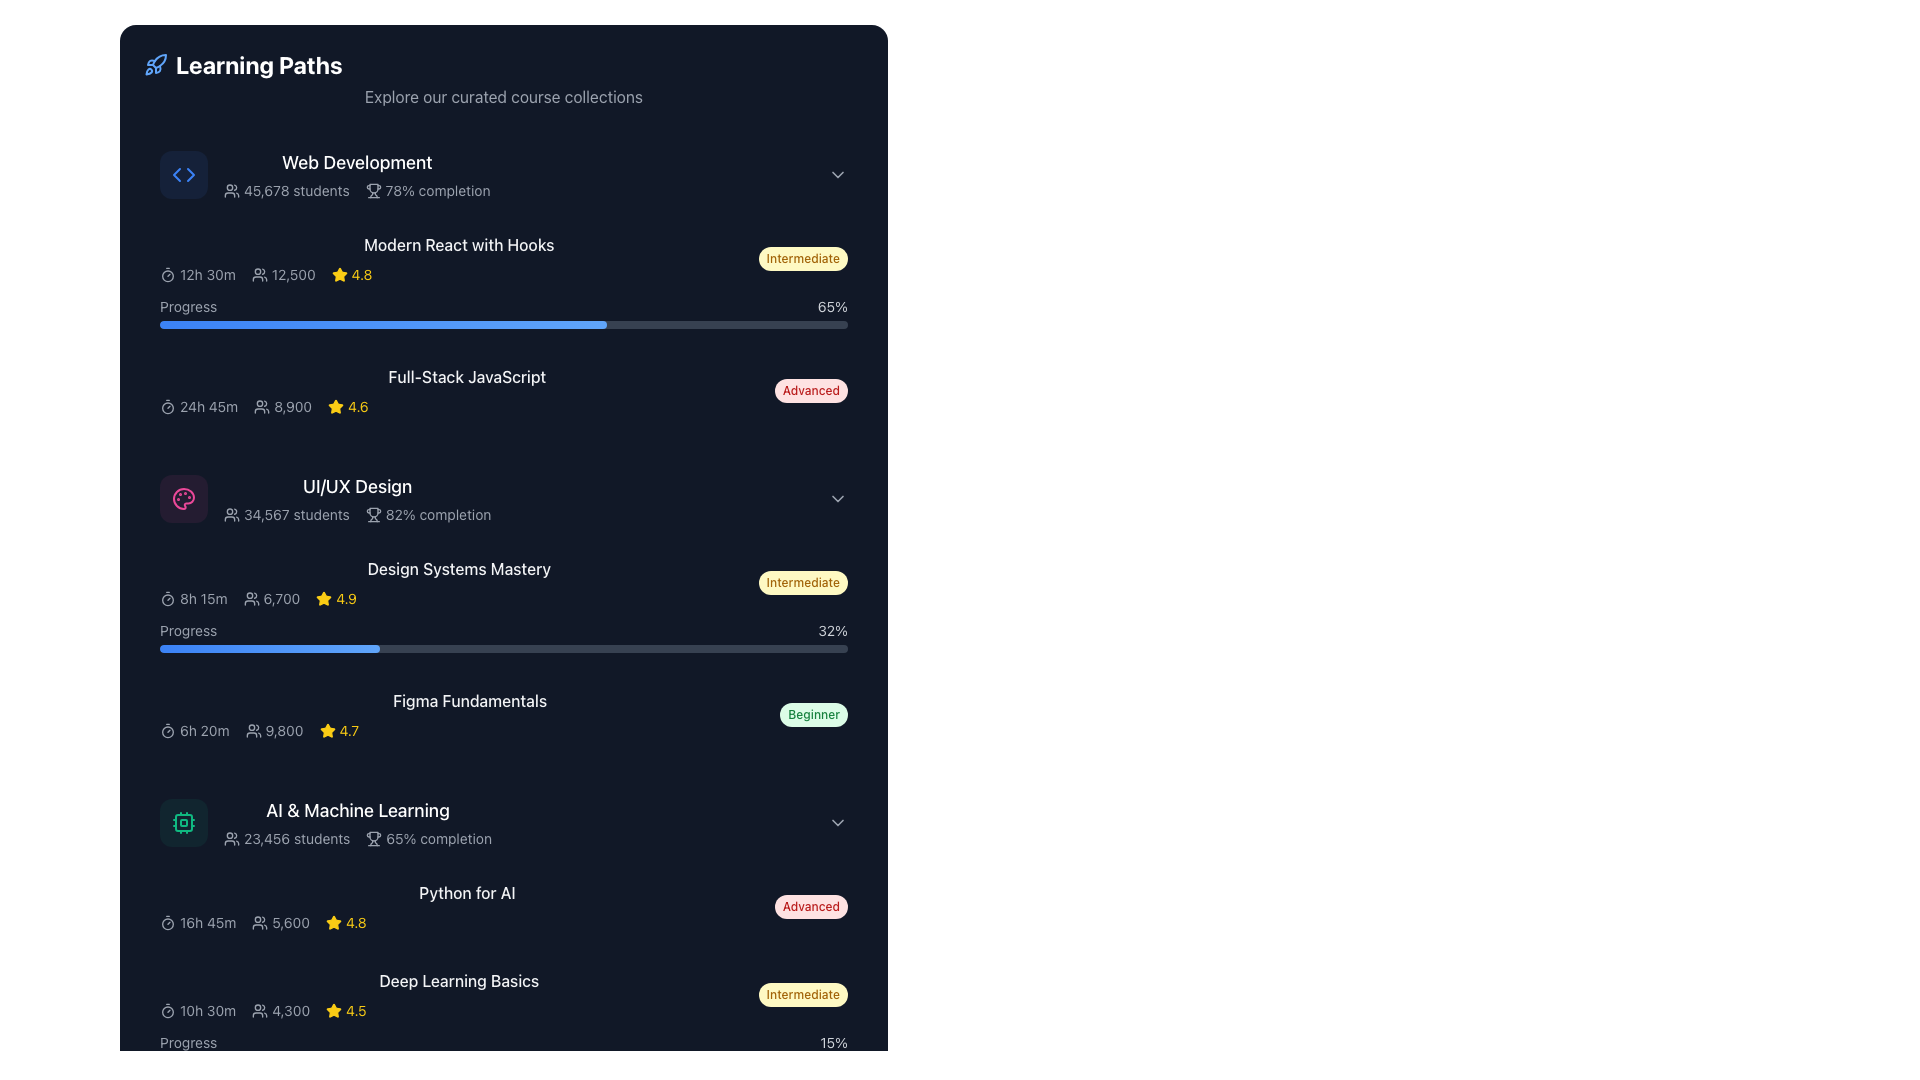 This screenshot has width=1920, height=1080. Describe the element at coordinates (358, 406) in the screenshot. I see `rating value displayed as '4.6' in bold yellow font, which is aligned with a star icon, part of the course listing for 'Full-Stack JavaScript'` at that location.